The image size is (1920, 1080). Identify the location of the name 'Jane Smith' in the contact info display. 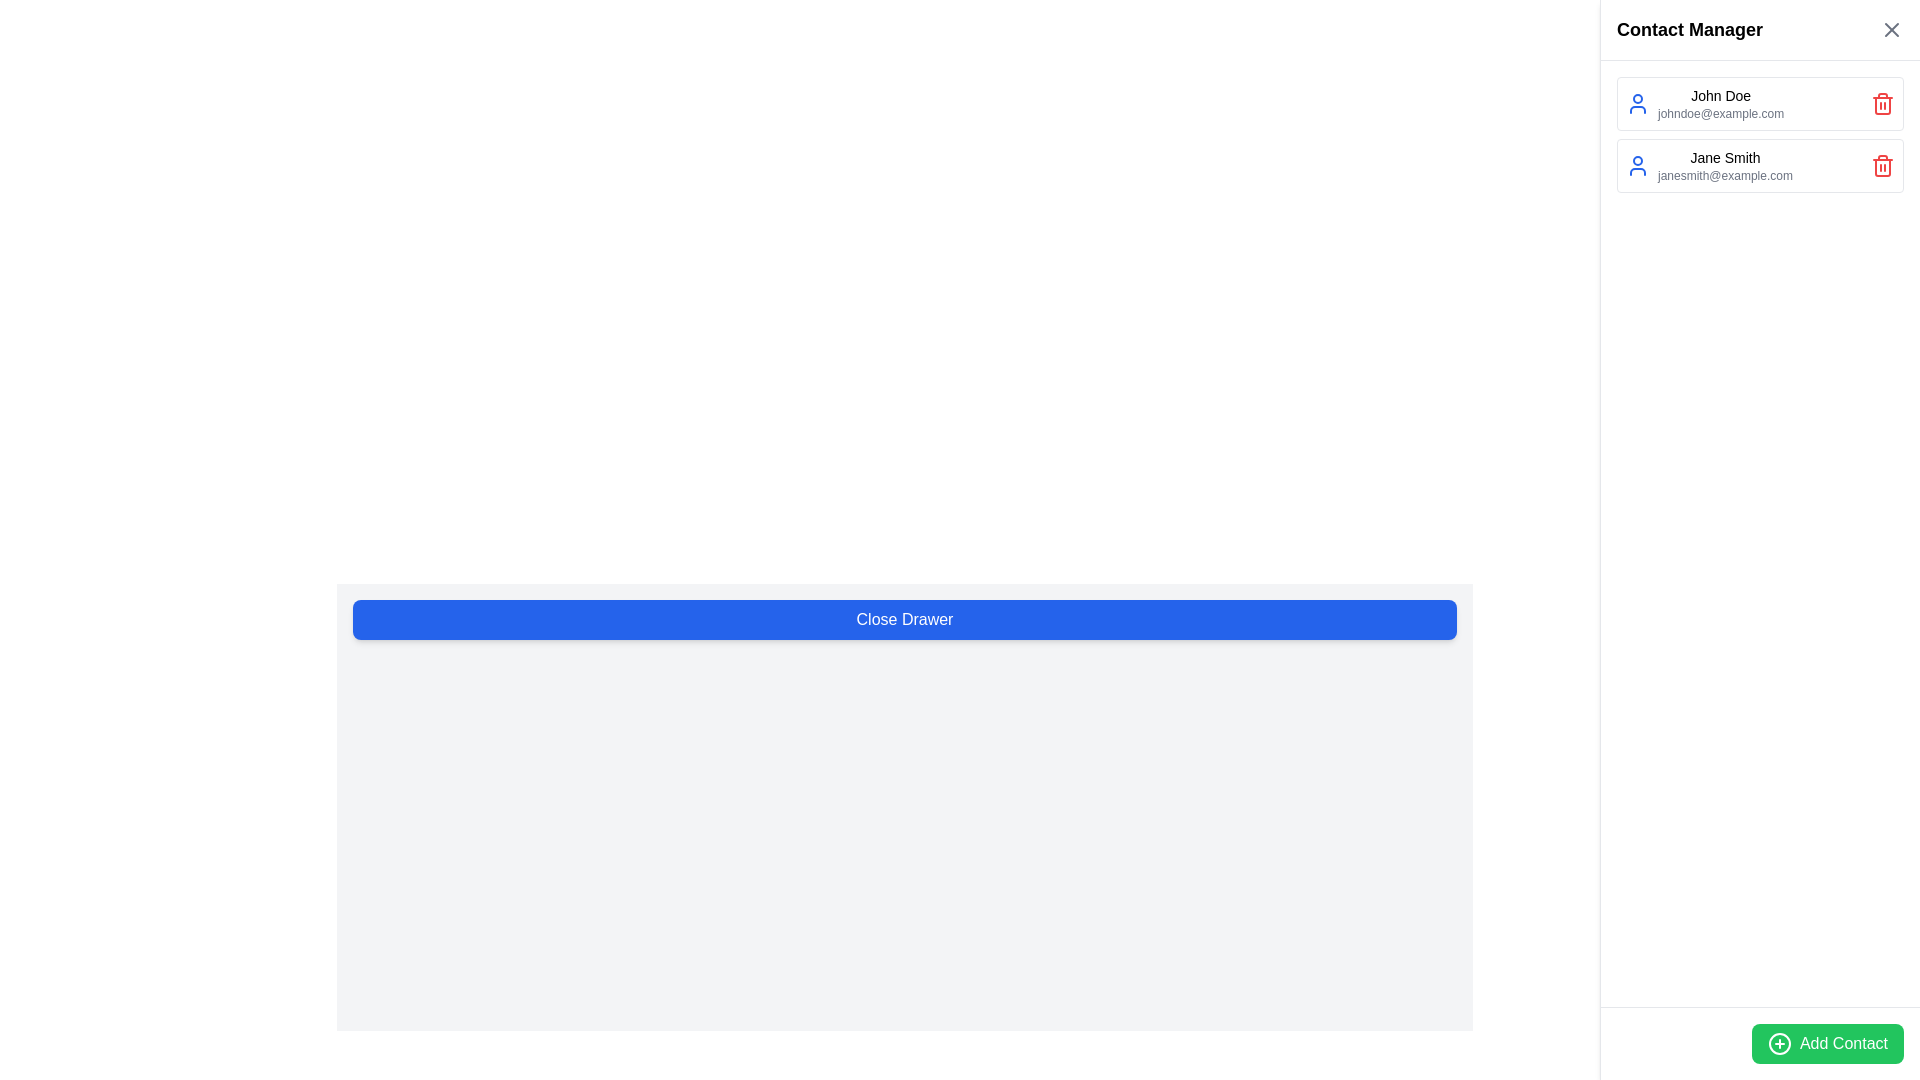
(1724, 164).